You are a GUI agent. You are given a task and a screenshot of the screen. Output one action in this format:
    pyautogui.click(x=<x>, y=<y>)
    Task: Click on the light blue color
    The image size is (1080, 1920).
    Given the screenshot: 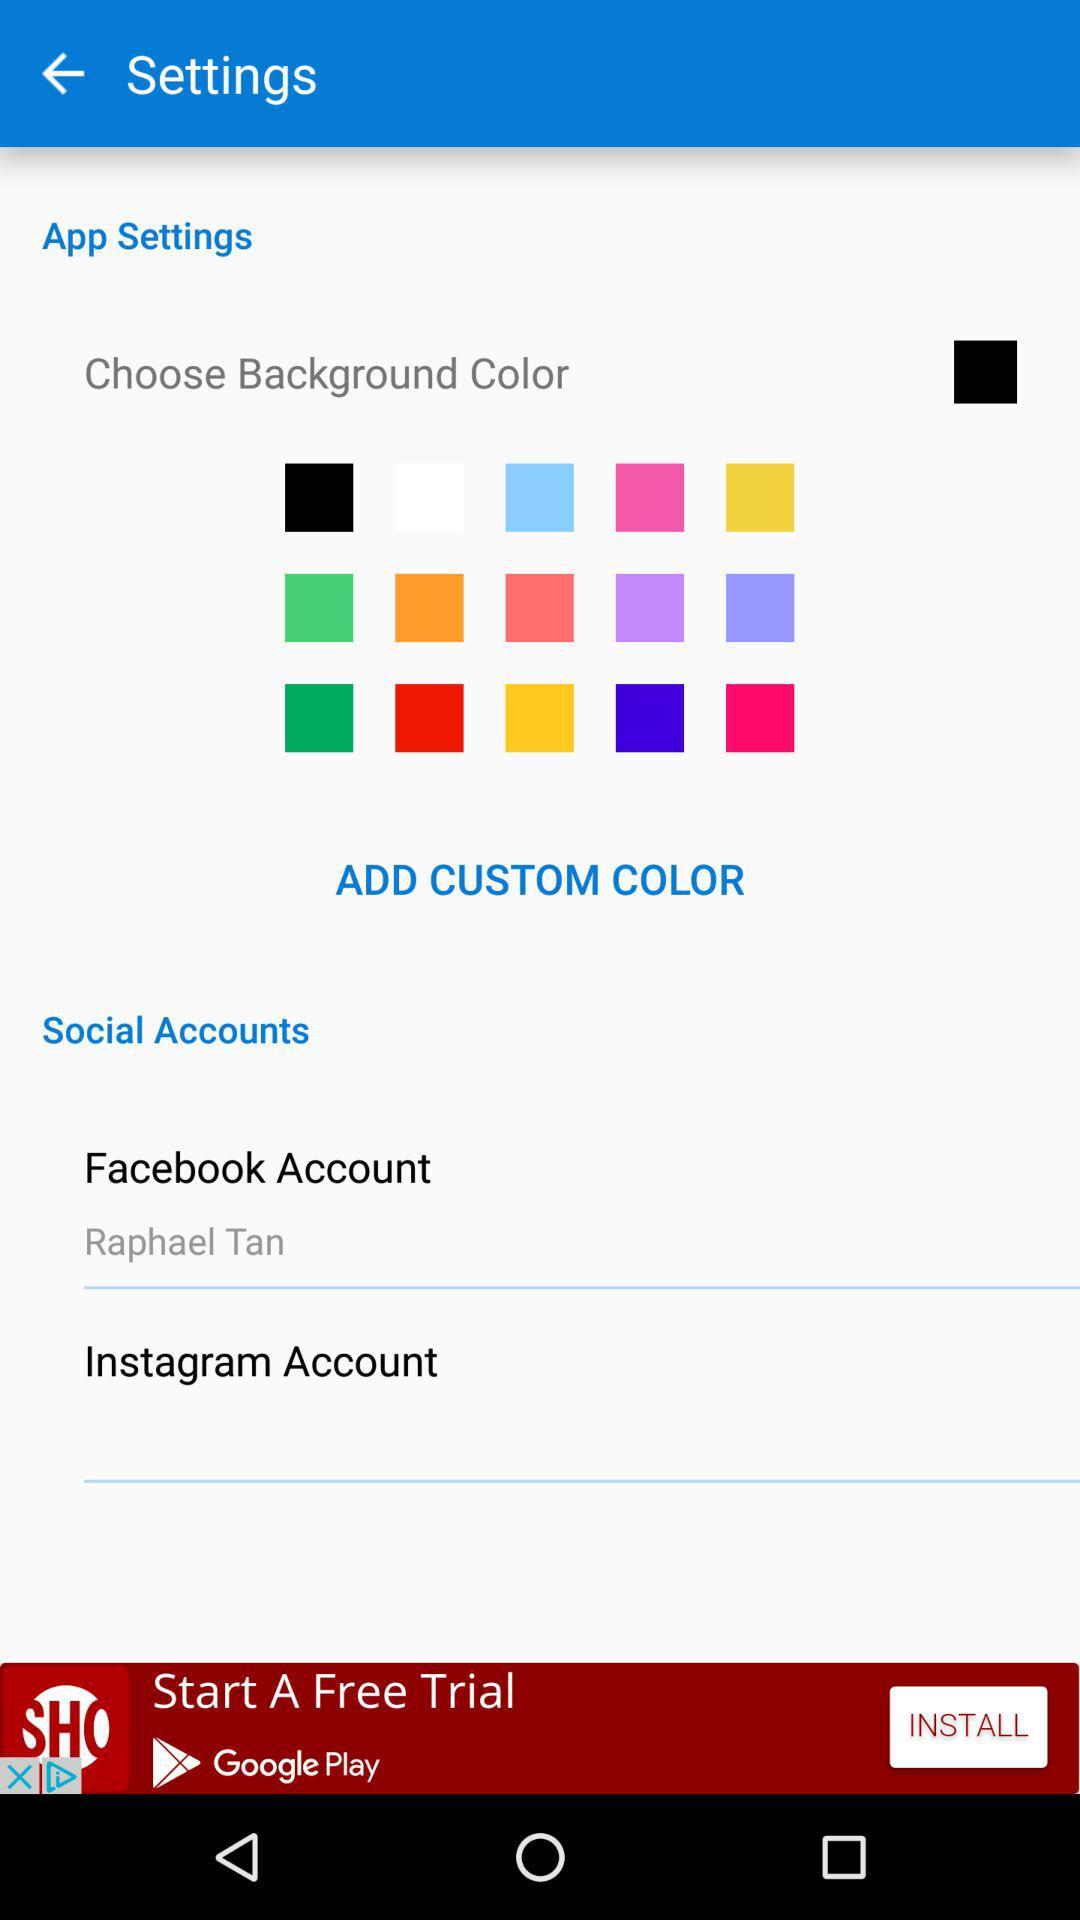 What is the action you would take?
    pyautogui.click(x=538, y=497)
    